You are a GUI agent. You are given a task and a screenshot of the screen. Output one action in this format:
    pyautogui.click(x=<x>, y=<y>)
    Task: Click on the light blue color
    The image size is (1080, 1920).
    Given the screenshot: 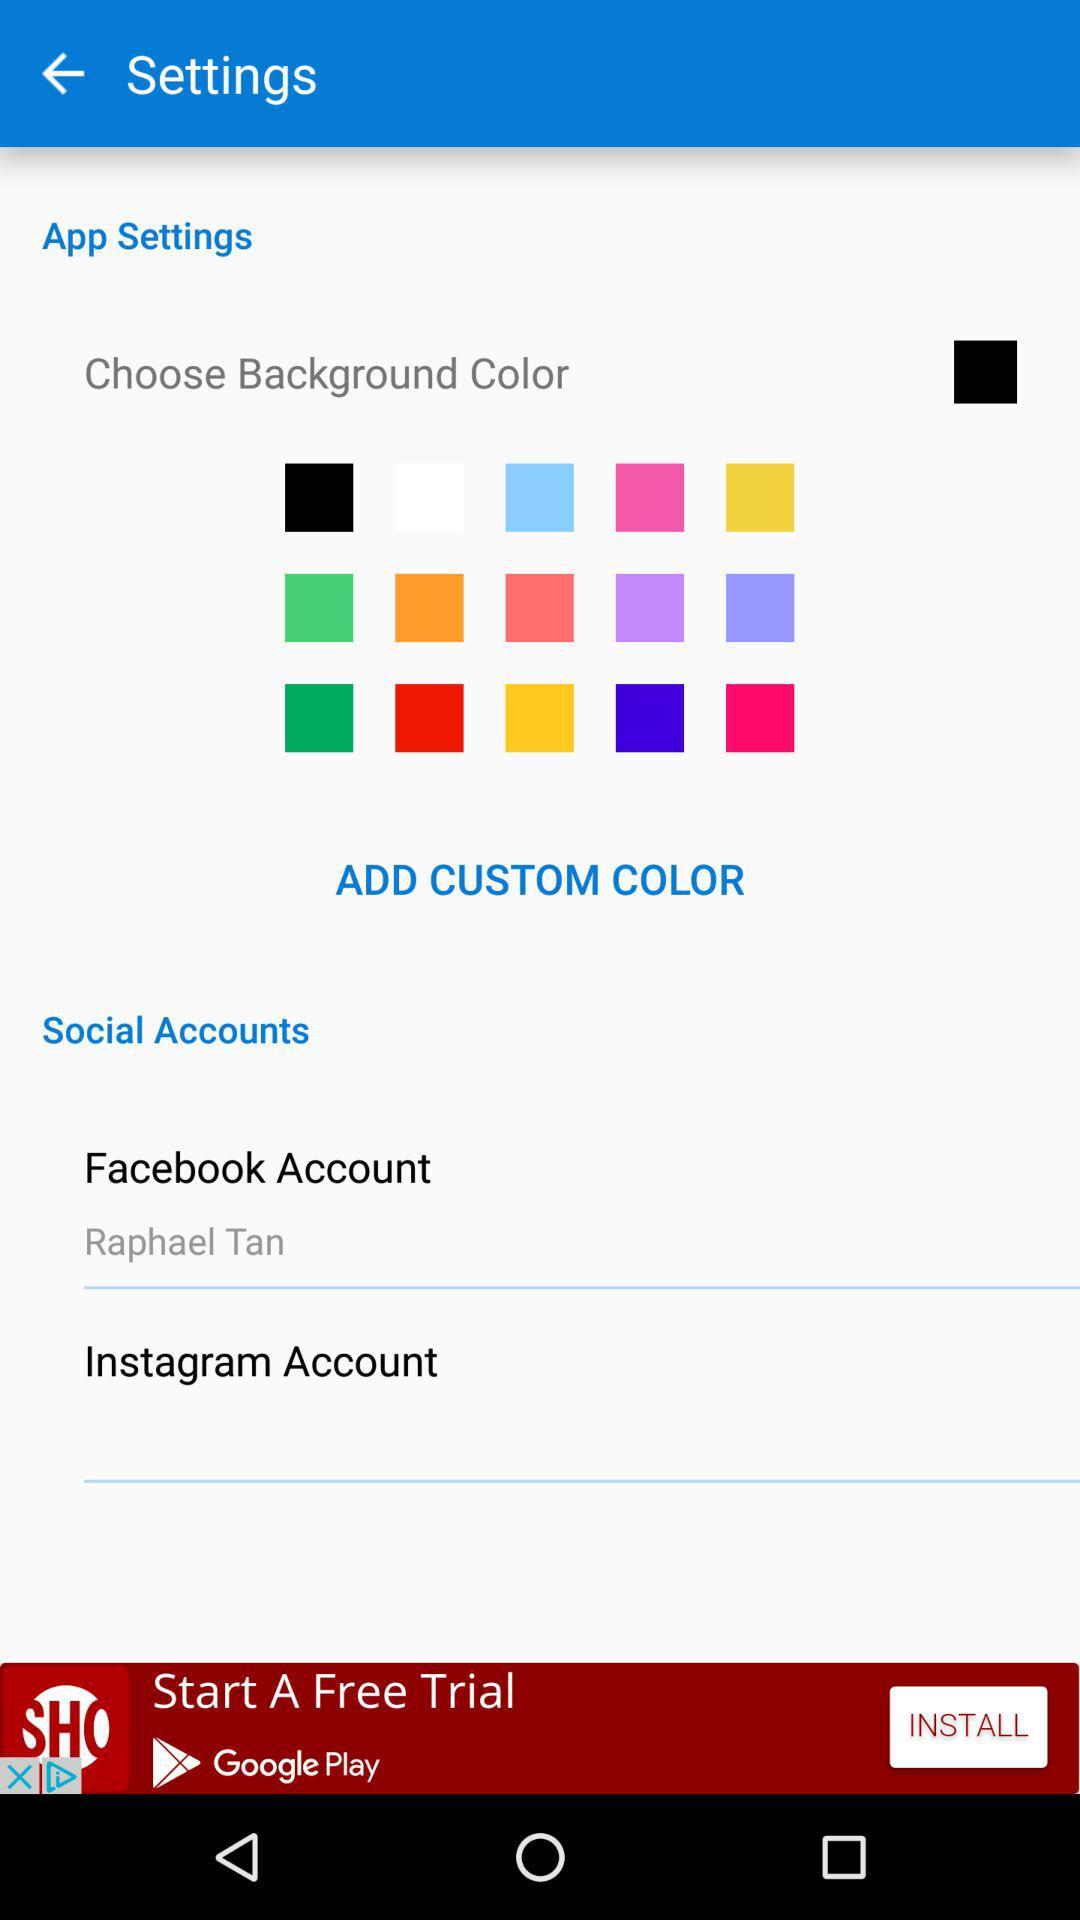 What is the action you would take?
    pyautogui.click(x=538, y=497)
    